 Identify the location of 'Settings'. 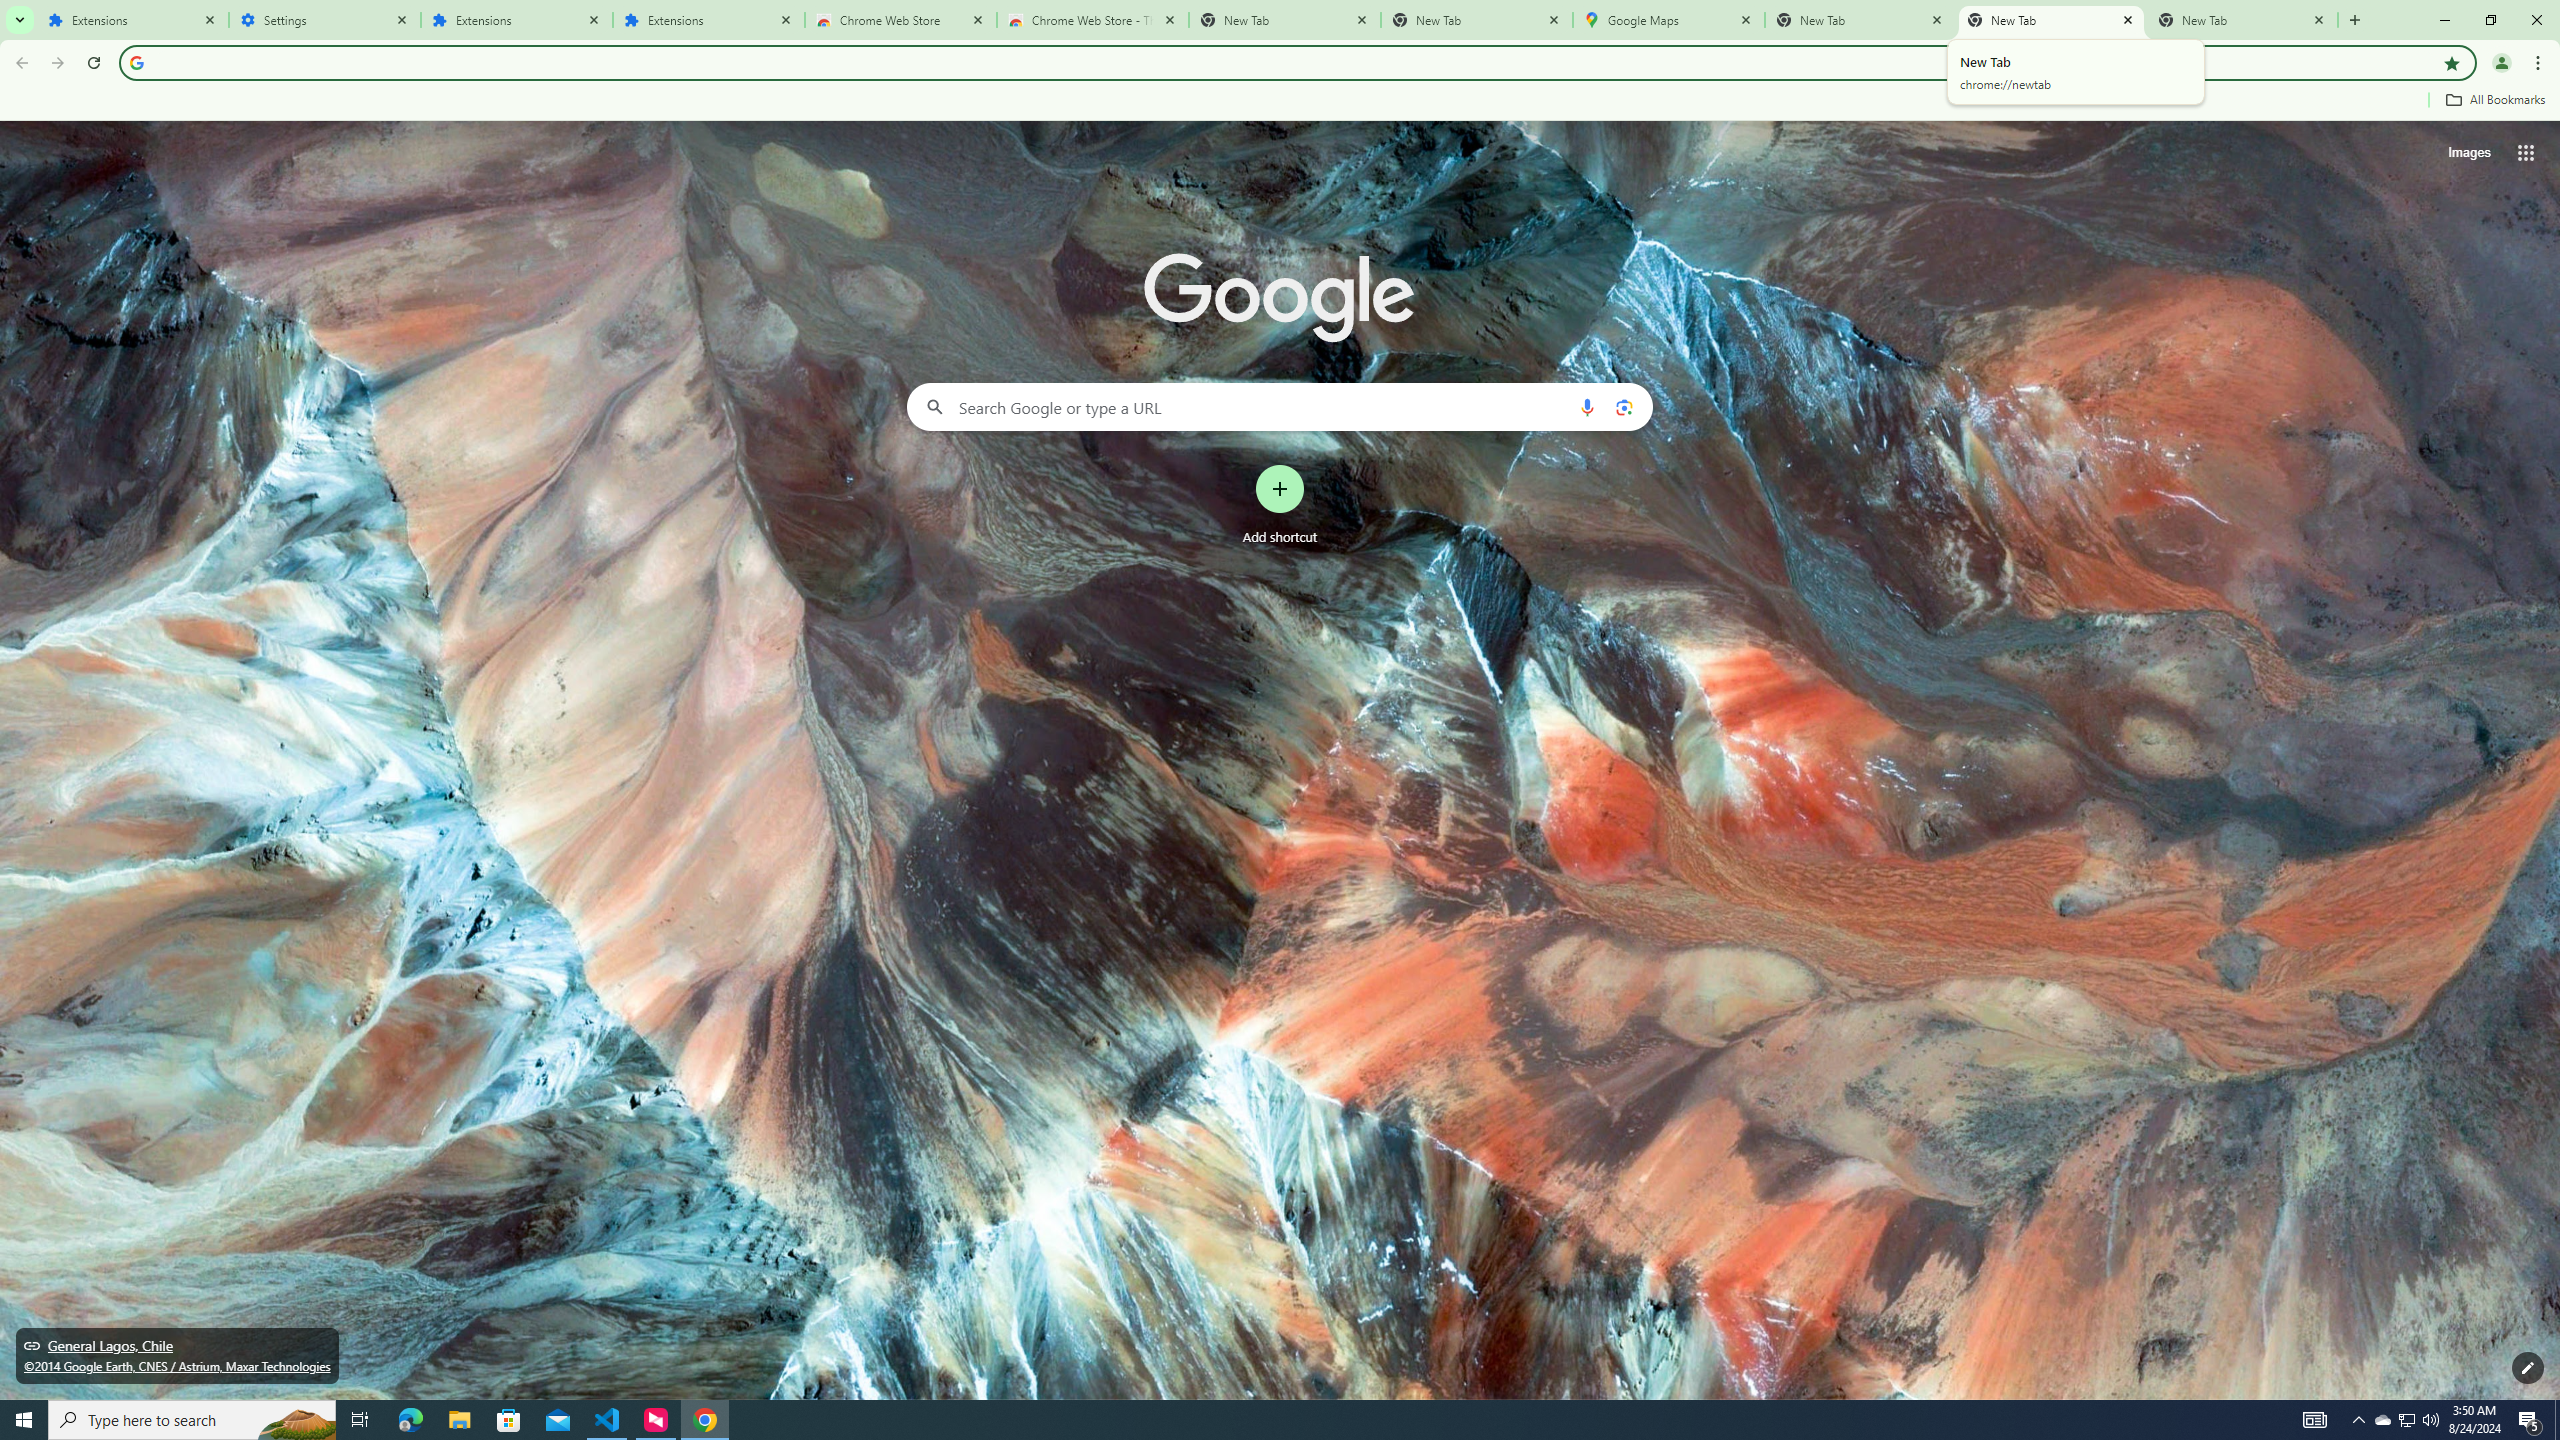
(325, 19).